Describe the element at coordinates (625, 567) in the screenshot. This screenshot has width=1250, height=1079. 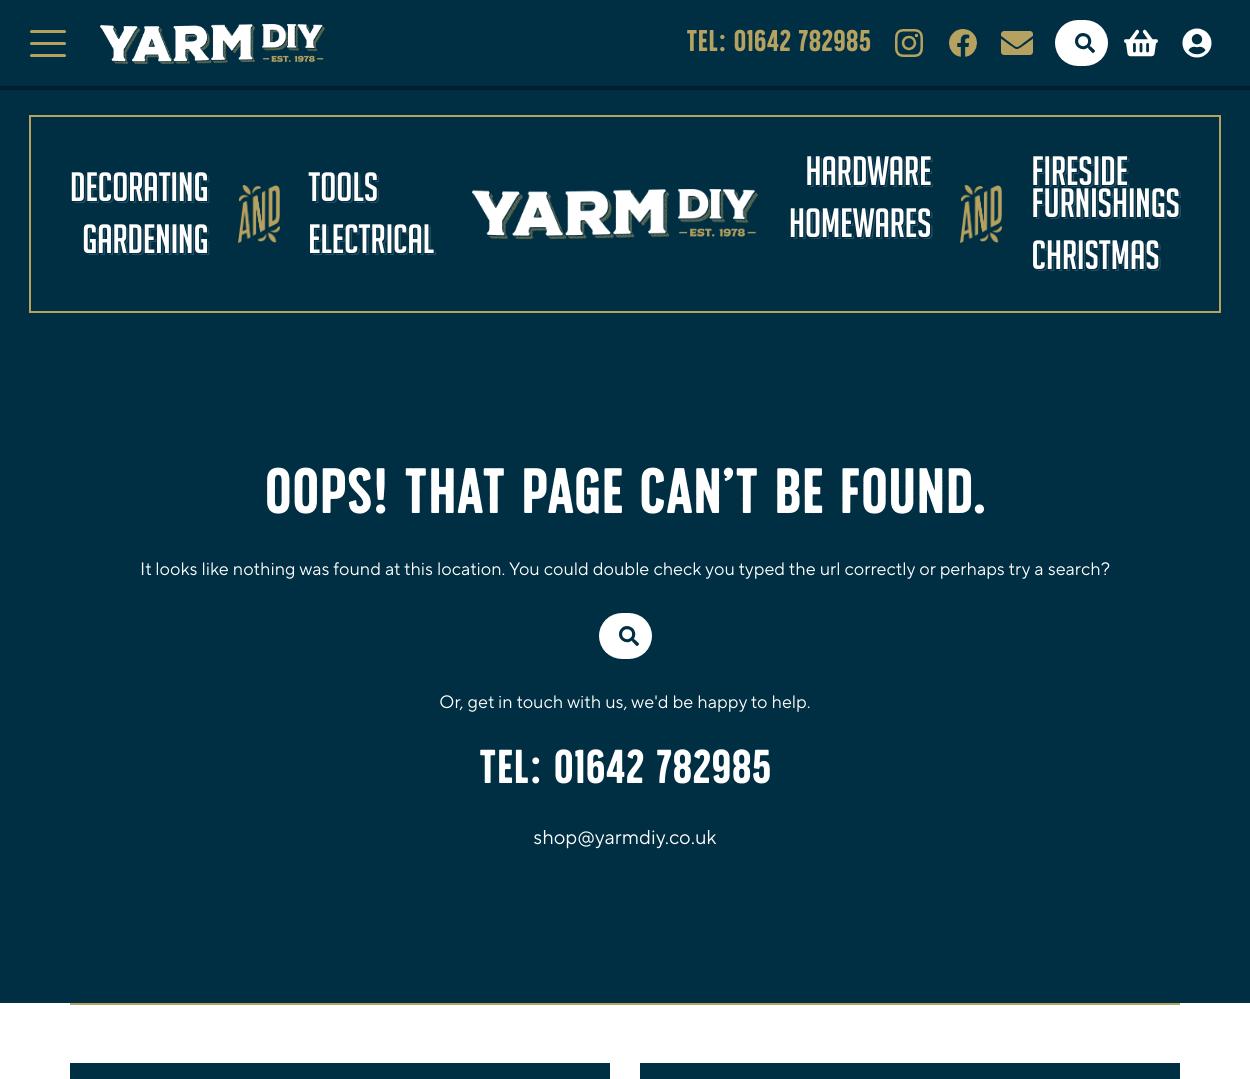
I see `'It looks like nothing was found at this location. You could double check you typed the url correctly or perhaps try a search?'` at that location.